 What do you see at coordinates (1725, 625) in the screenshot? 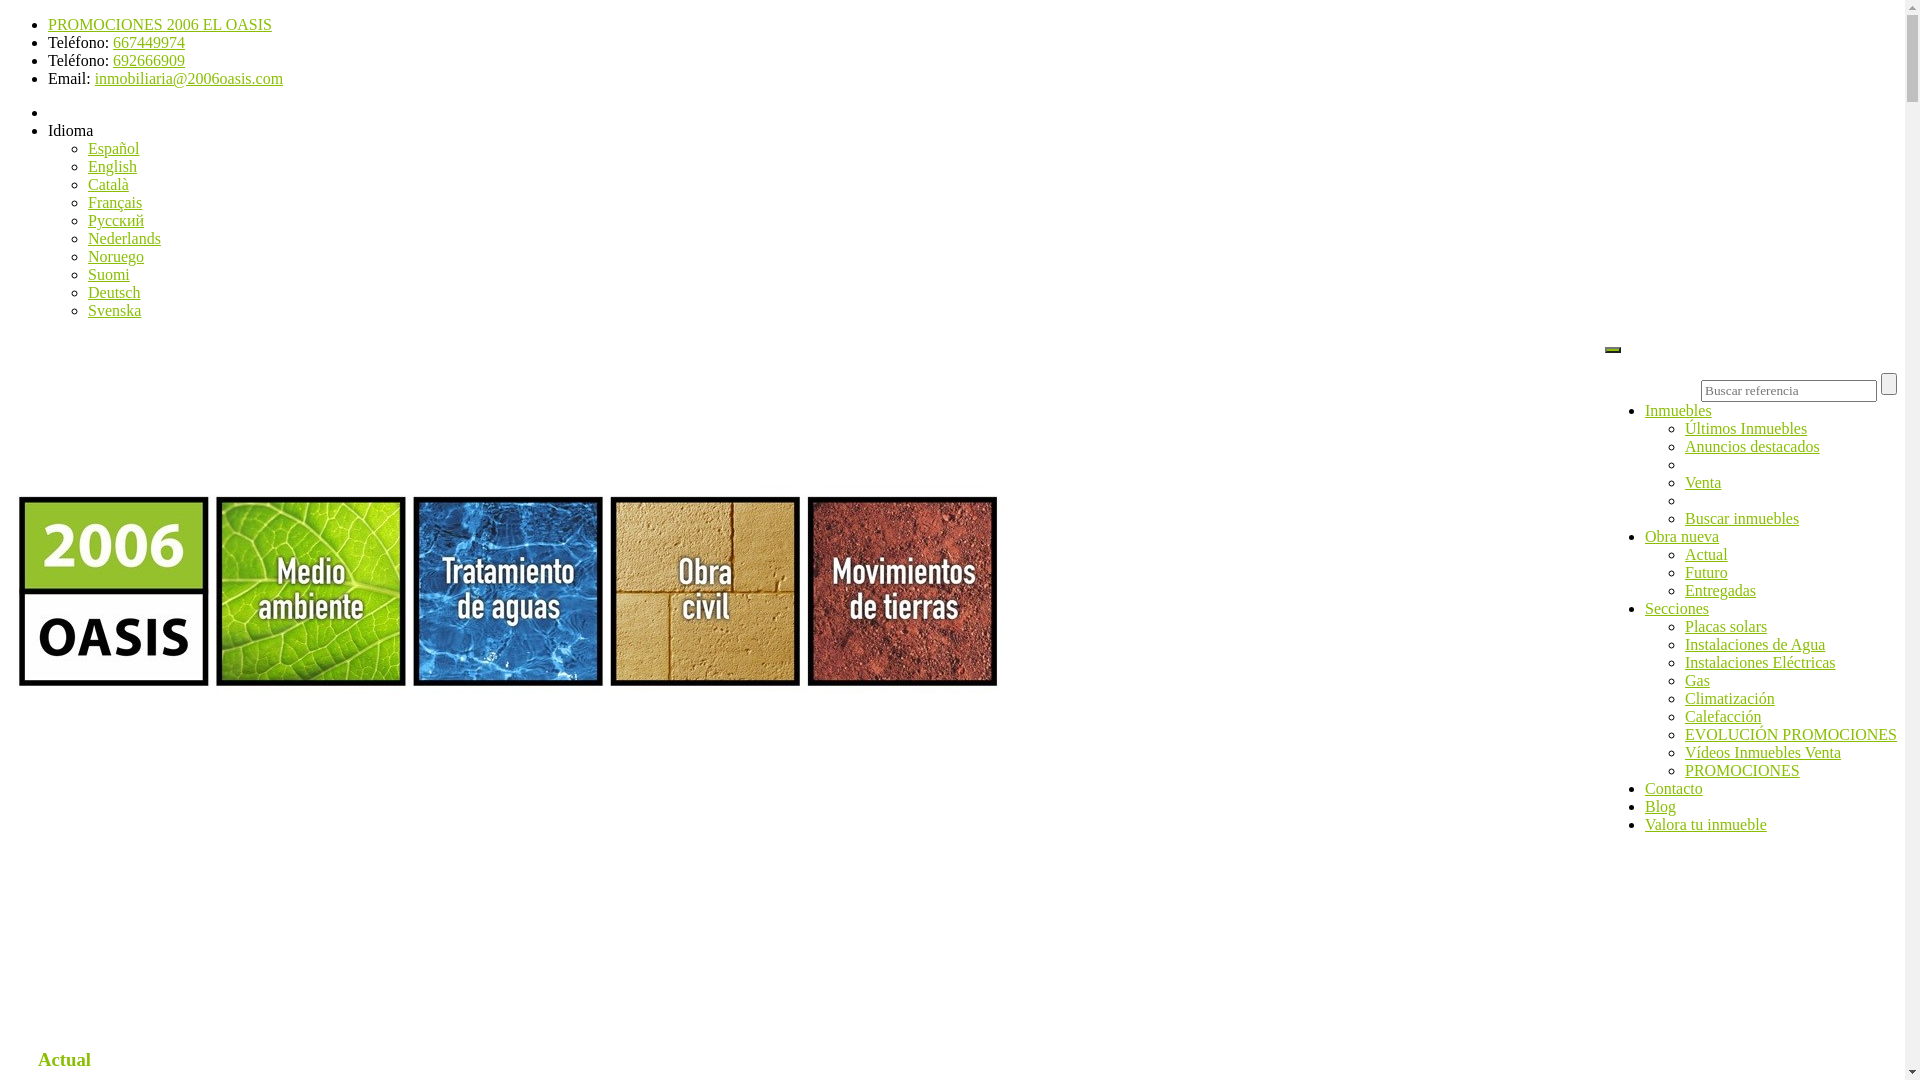
I see `'Placas solars'` at bounding box center [1725, 625].